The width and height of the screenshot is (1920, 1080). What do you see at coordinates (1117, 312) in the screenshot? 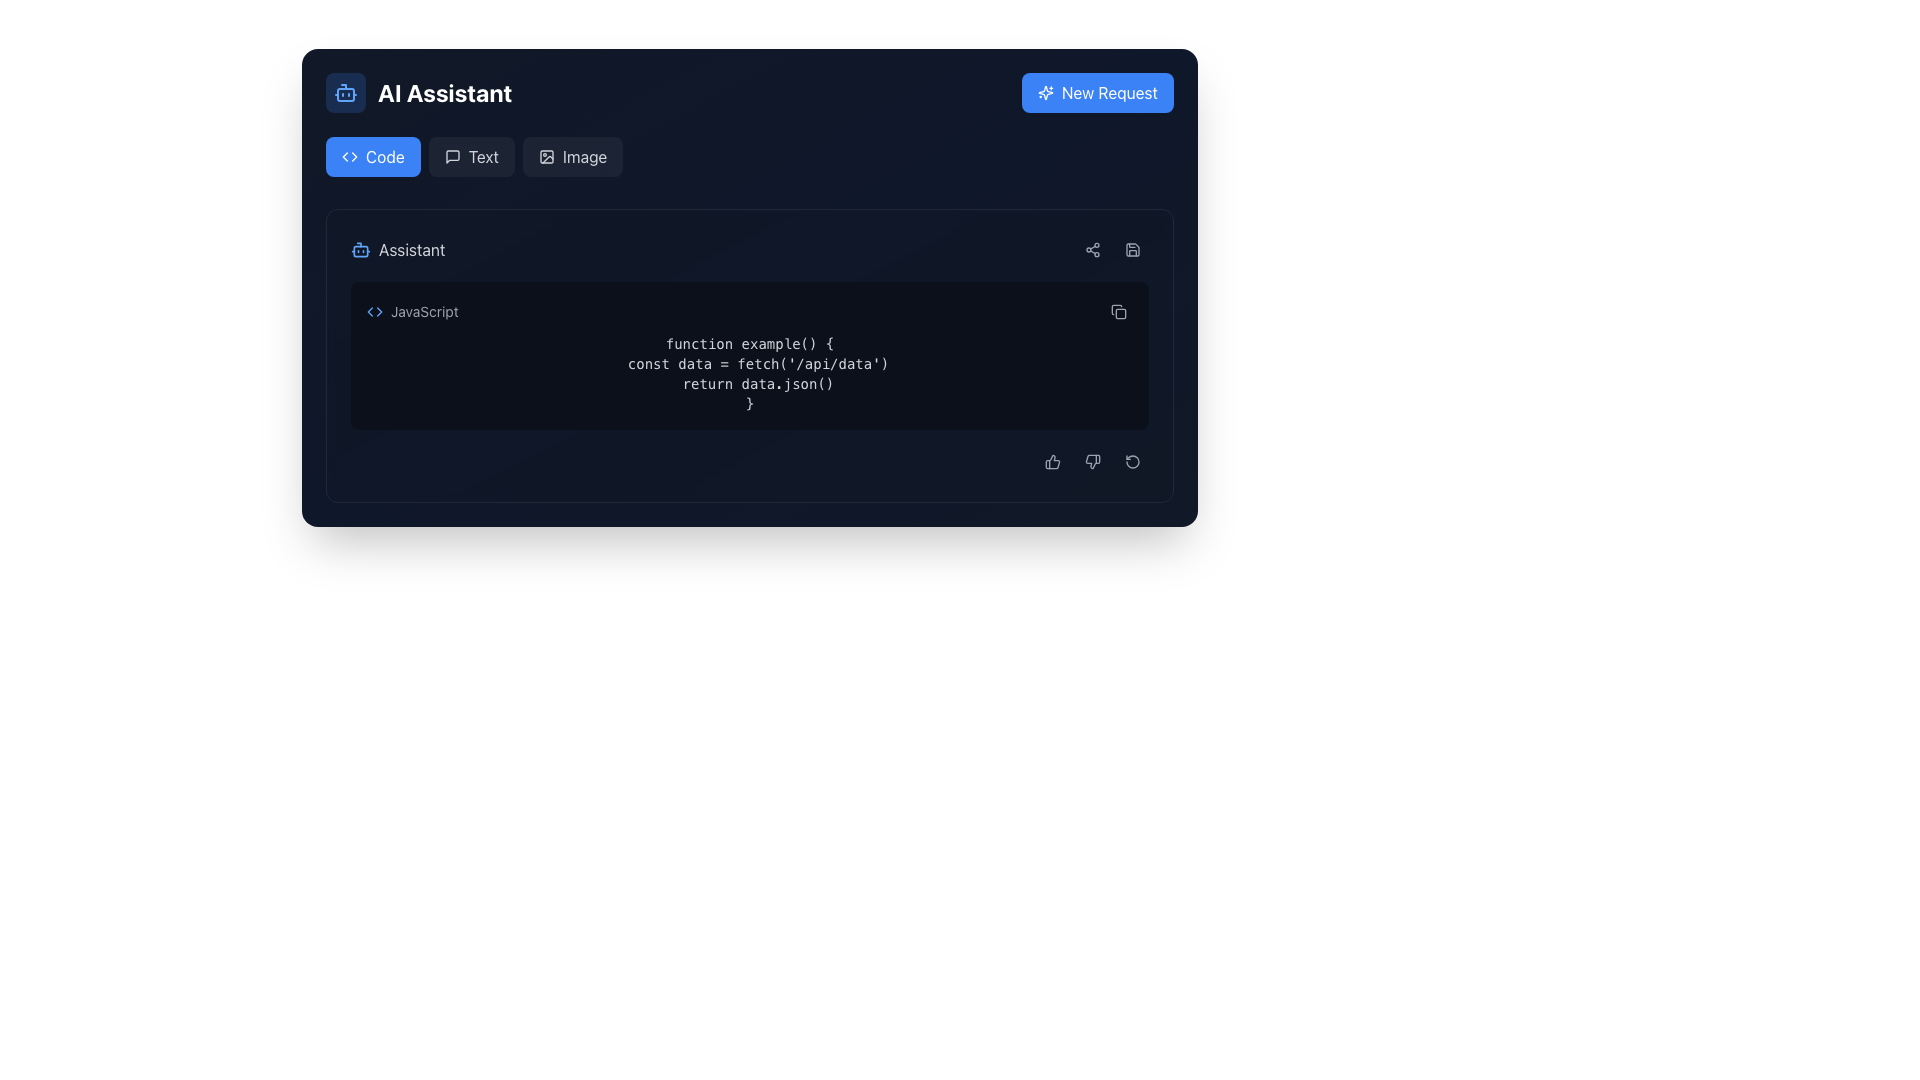
I see `the compact document-copy button located in the top-right region of the interactive interface to copy content` at bounding box center [1117, 312].